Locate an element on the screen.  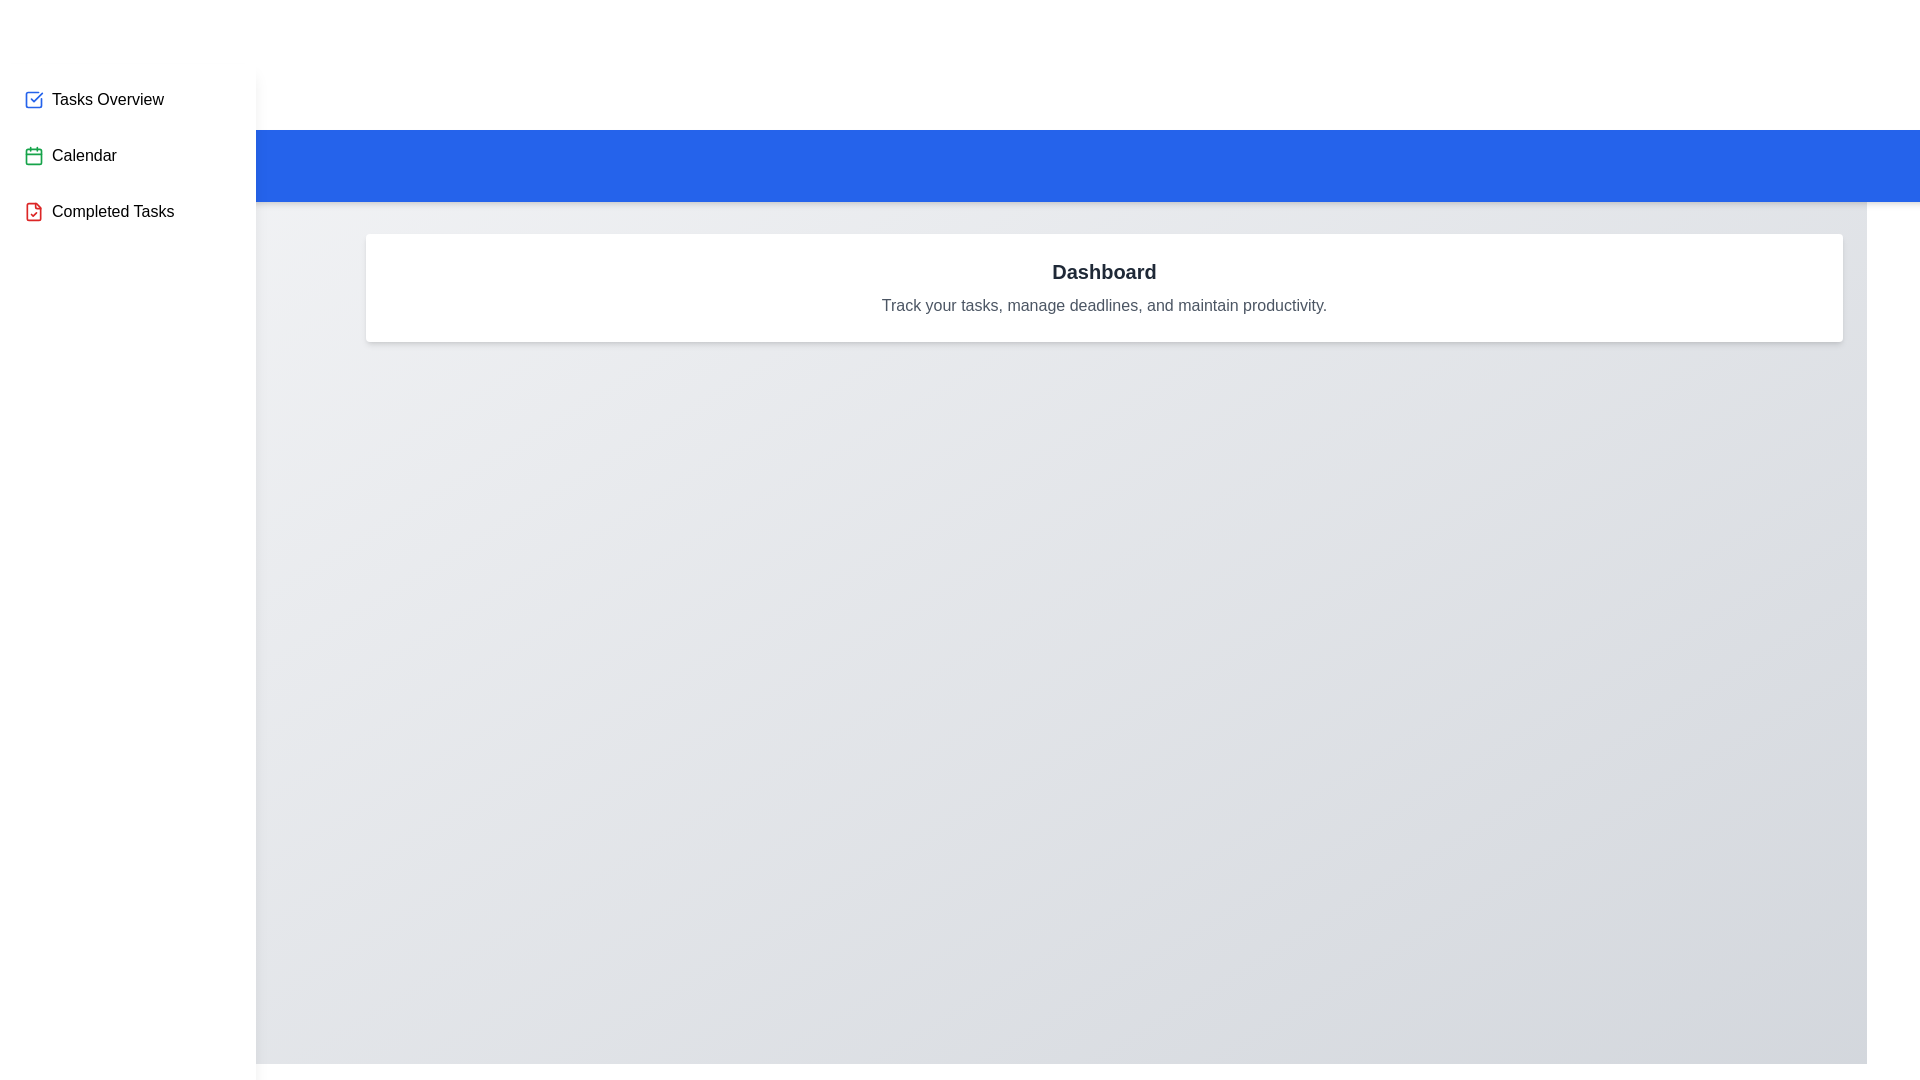
the non-interactive text label located below the 'Dashboard' heading in the central part of the layout is located at coordinates (1103, 305).